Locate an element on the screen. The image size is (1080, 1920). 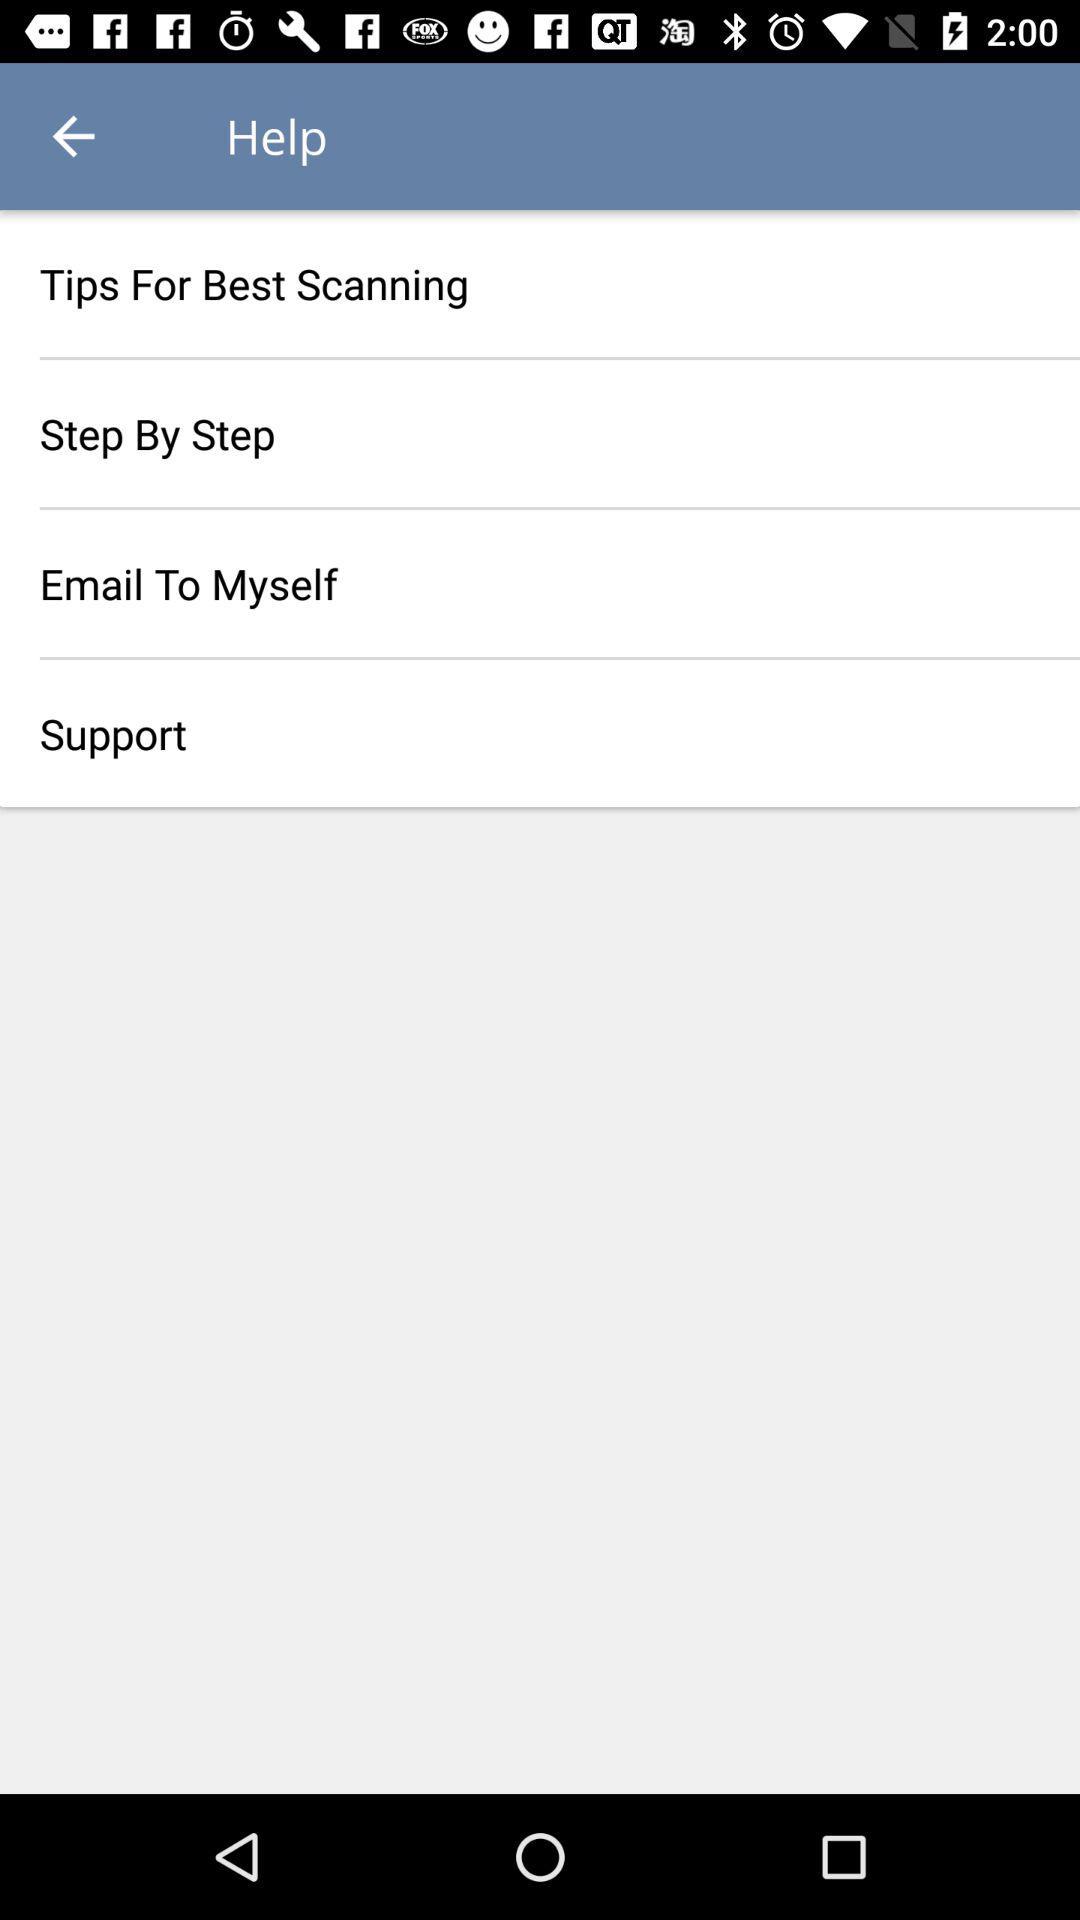
the item above step by step is located at coordinates (540, 282).